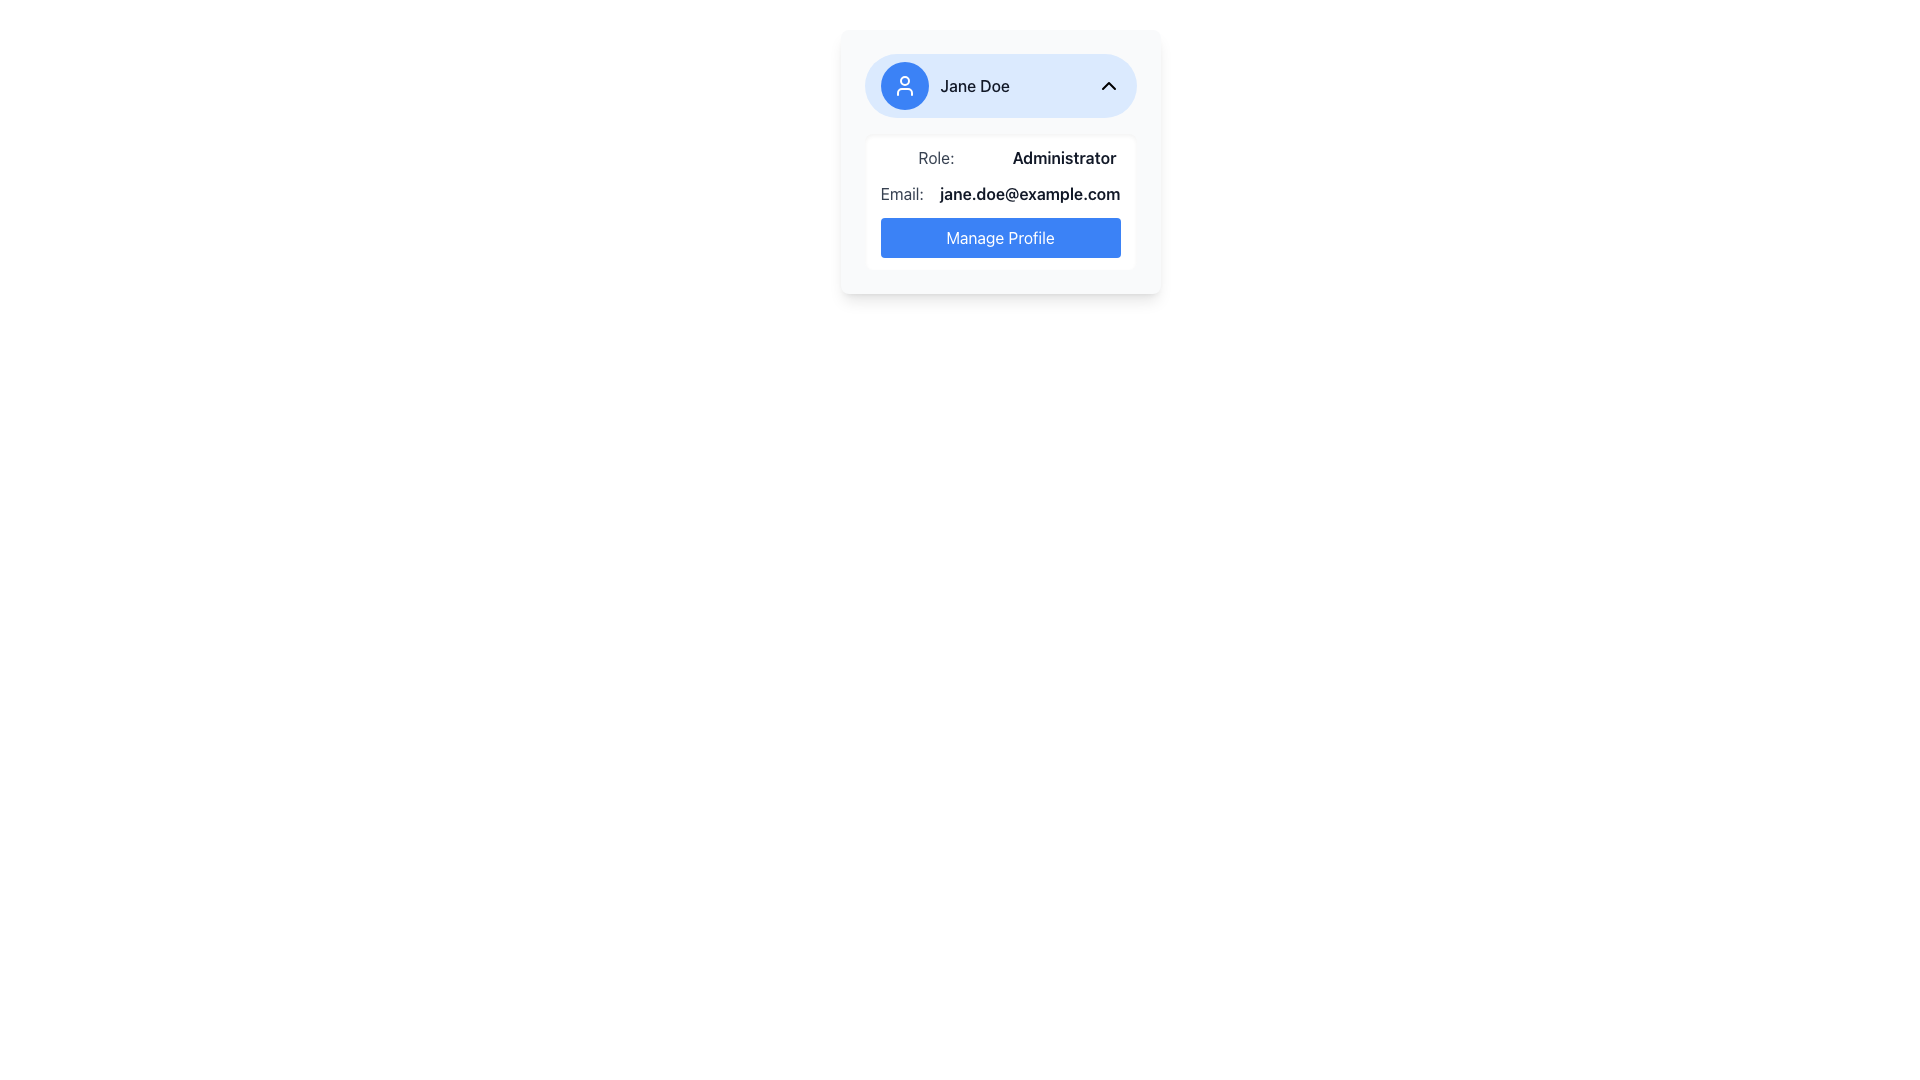 The image size is (1920, 1080). What do you see at coordinates (999, 237) in the screenshot?
I see `the profile settings button located centrally under the text details 'Role: Administrator' and 'Email: jane.doe@example.com'` at bounding box center [999, 237].